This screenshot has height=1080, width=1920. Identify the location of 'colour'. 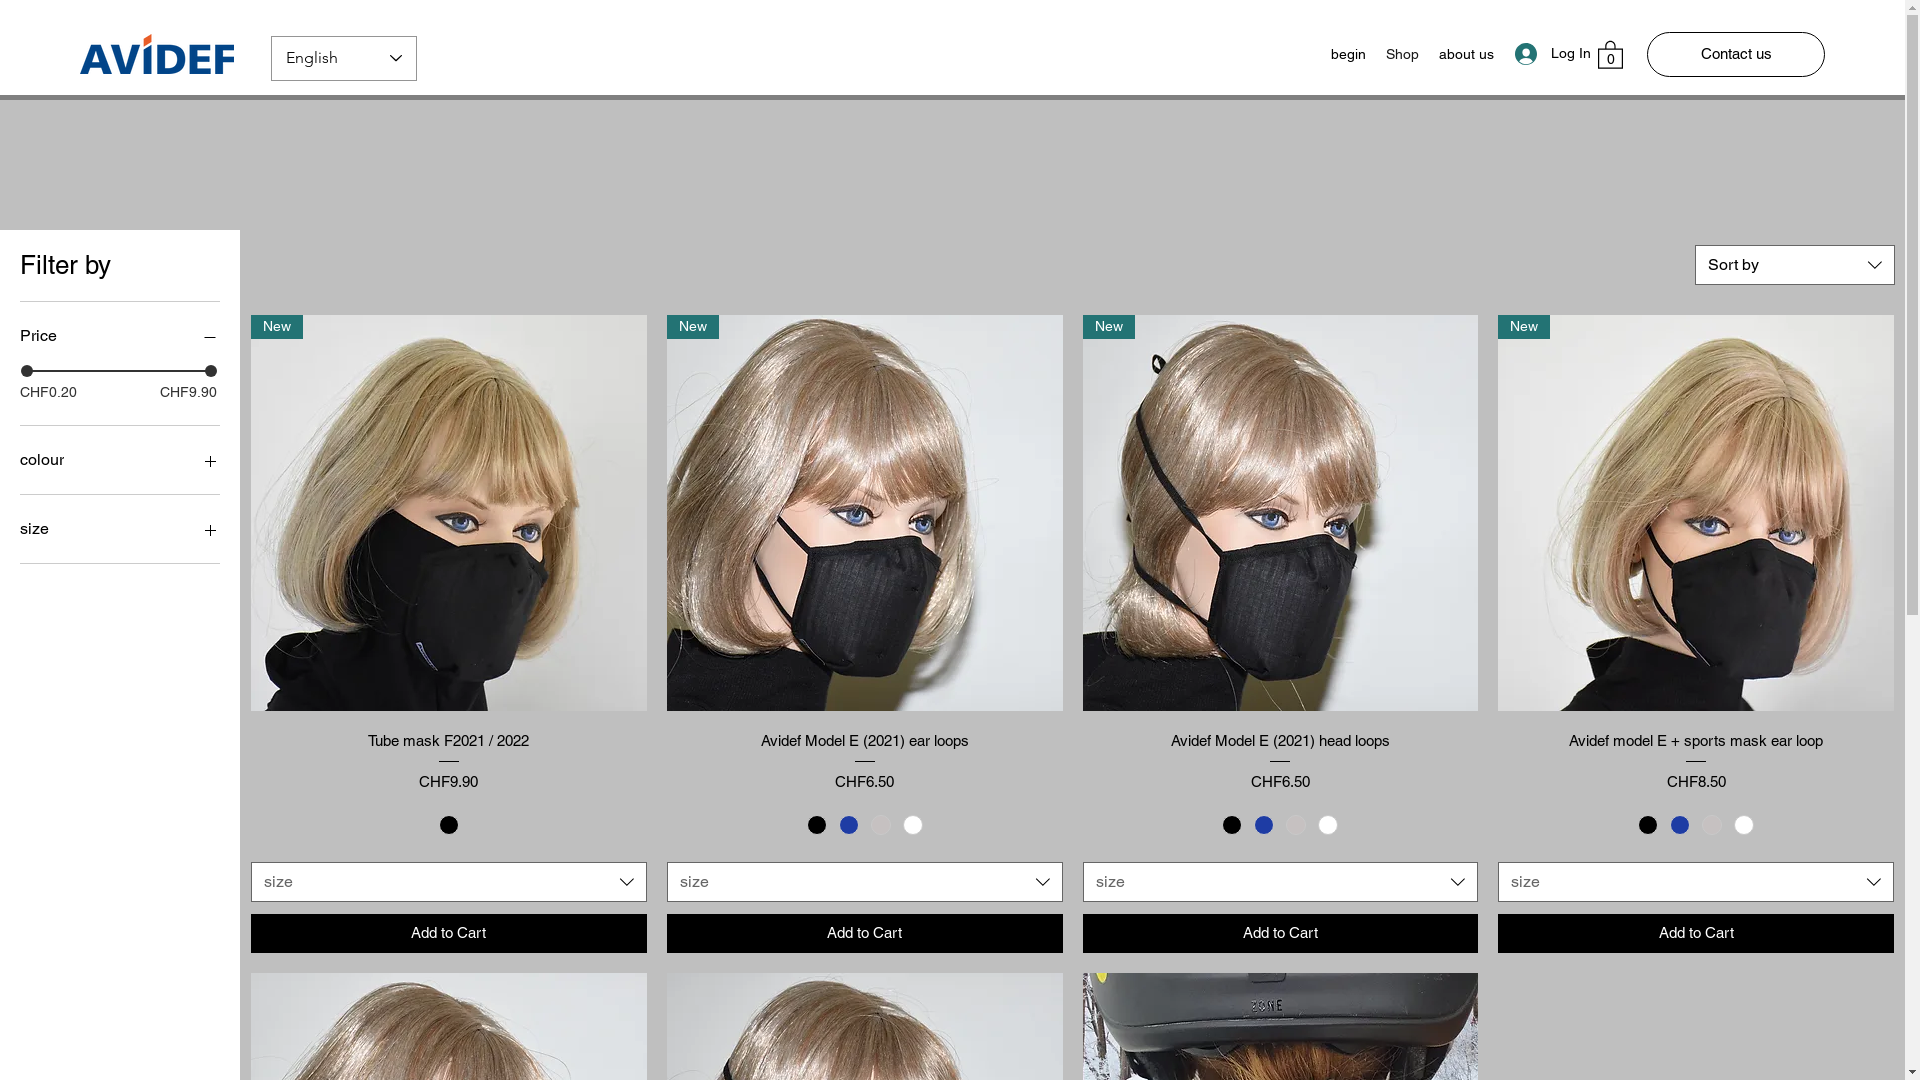
(119, 459).